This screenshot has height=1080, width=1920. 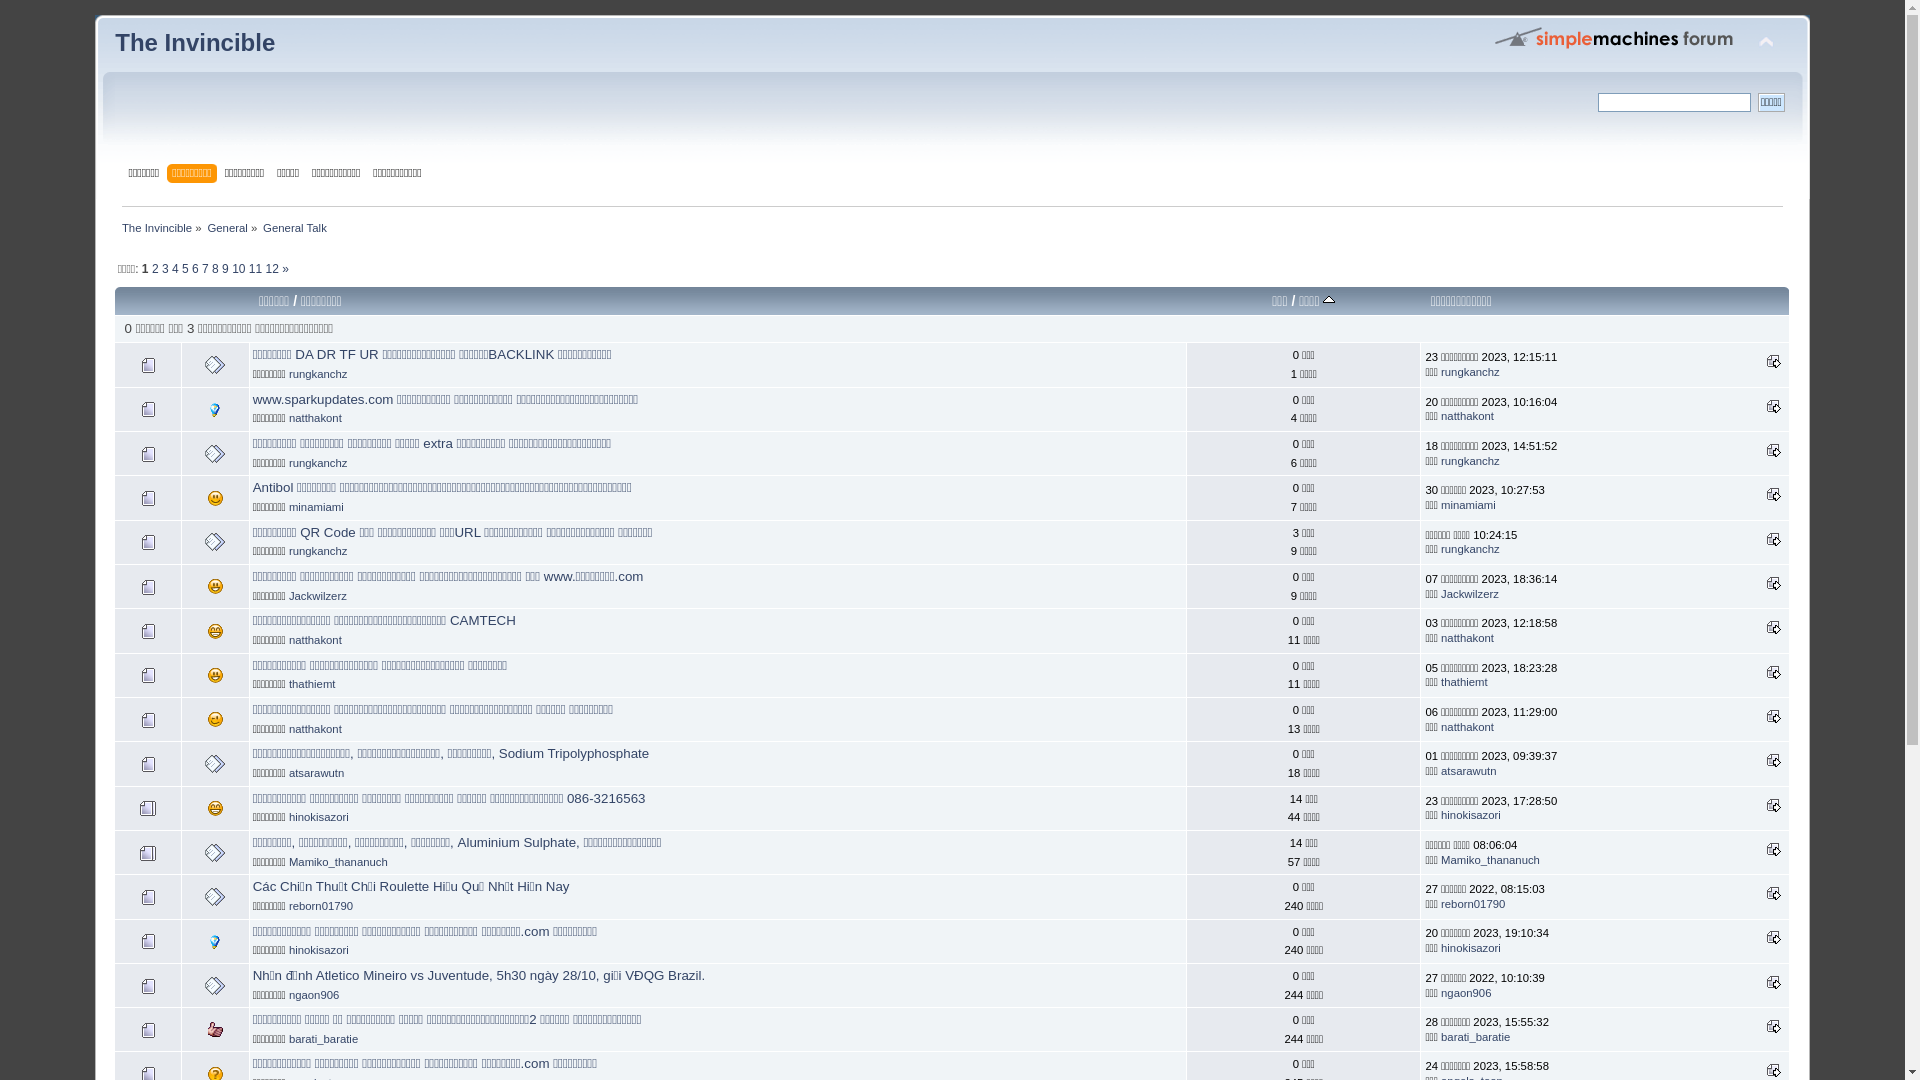 I want to click on 'reborn01790', so click(x=321, y=906).